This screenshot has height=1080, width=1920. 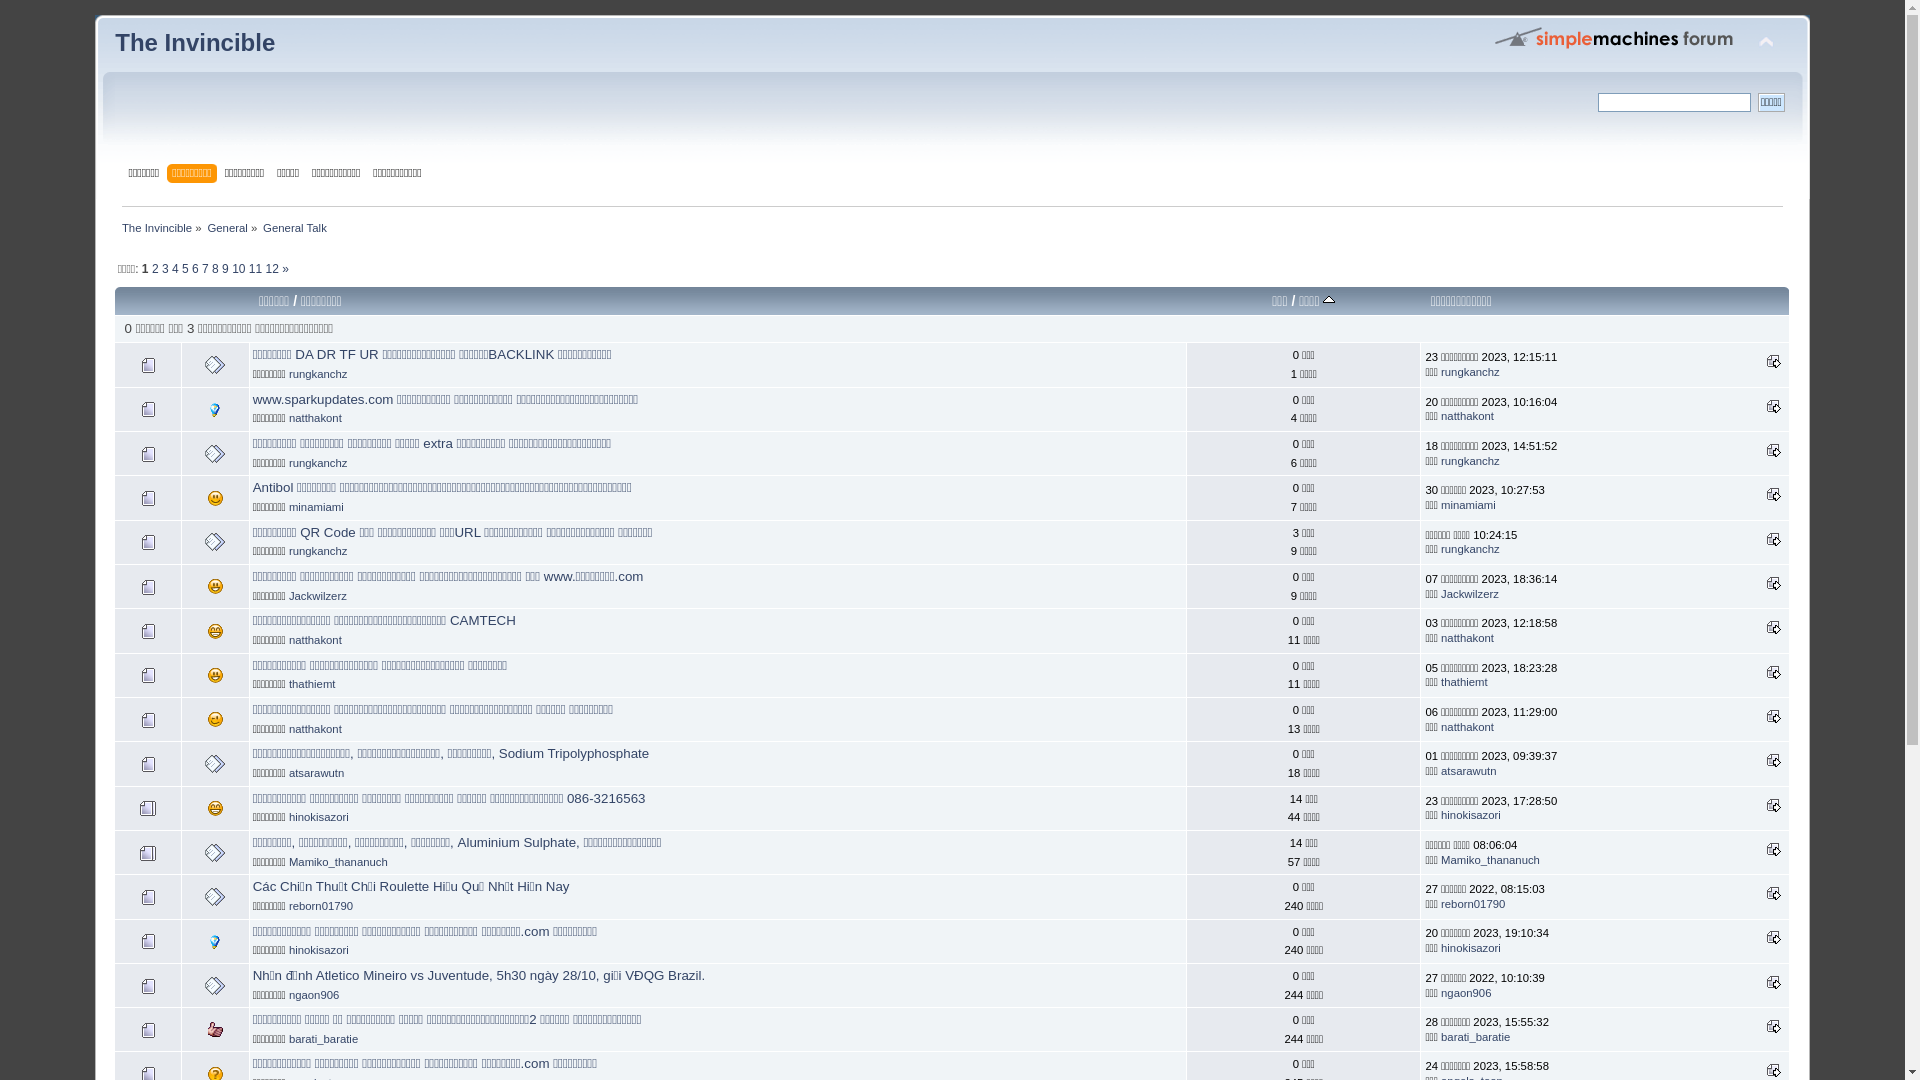 I want to click on 'reborn01790', so click(x=321, y=906).